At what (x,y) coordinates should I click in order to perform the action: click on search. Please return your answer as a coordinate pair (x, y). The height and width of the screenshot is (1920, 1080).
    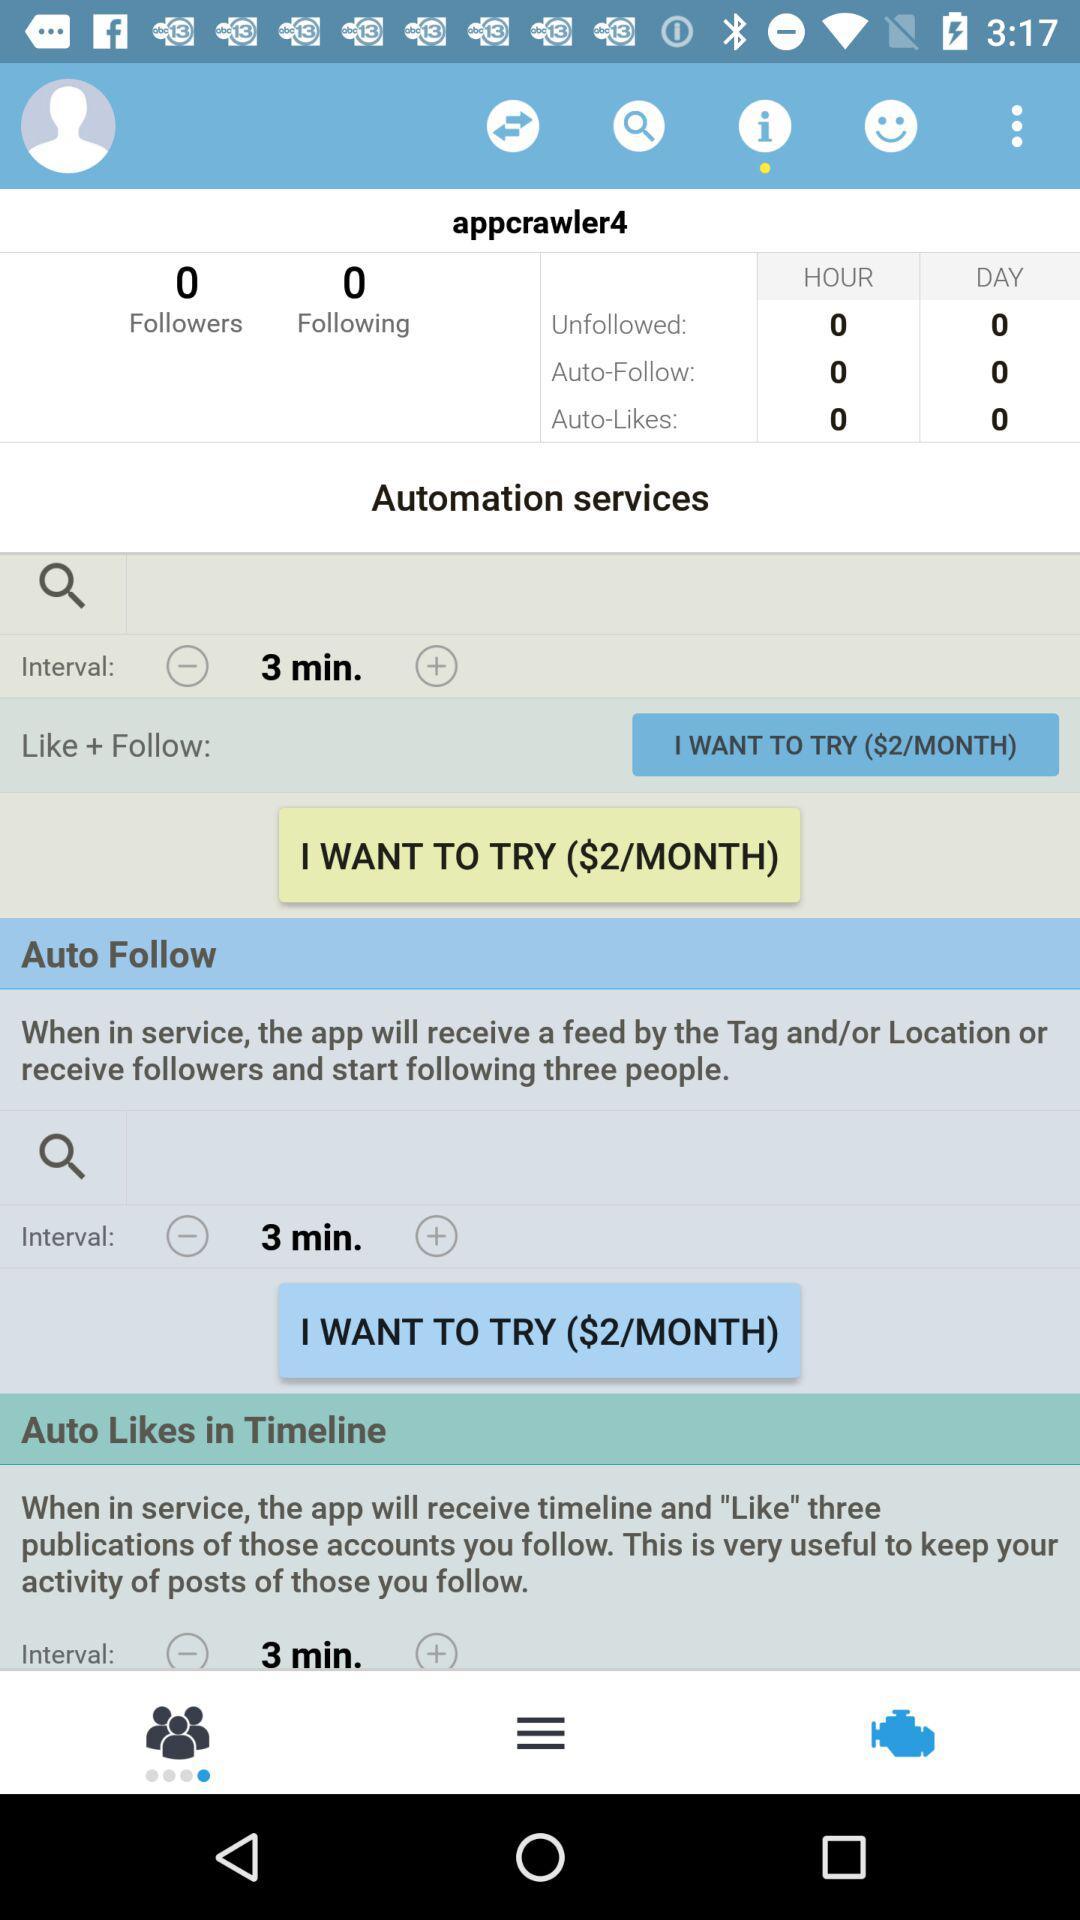
    Looking at the image, I should click on (639, 124).